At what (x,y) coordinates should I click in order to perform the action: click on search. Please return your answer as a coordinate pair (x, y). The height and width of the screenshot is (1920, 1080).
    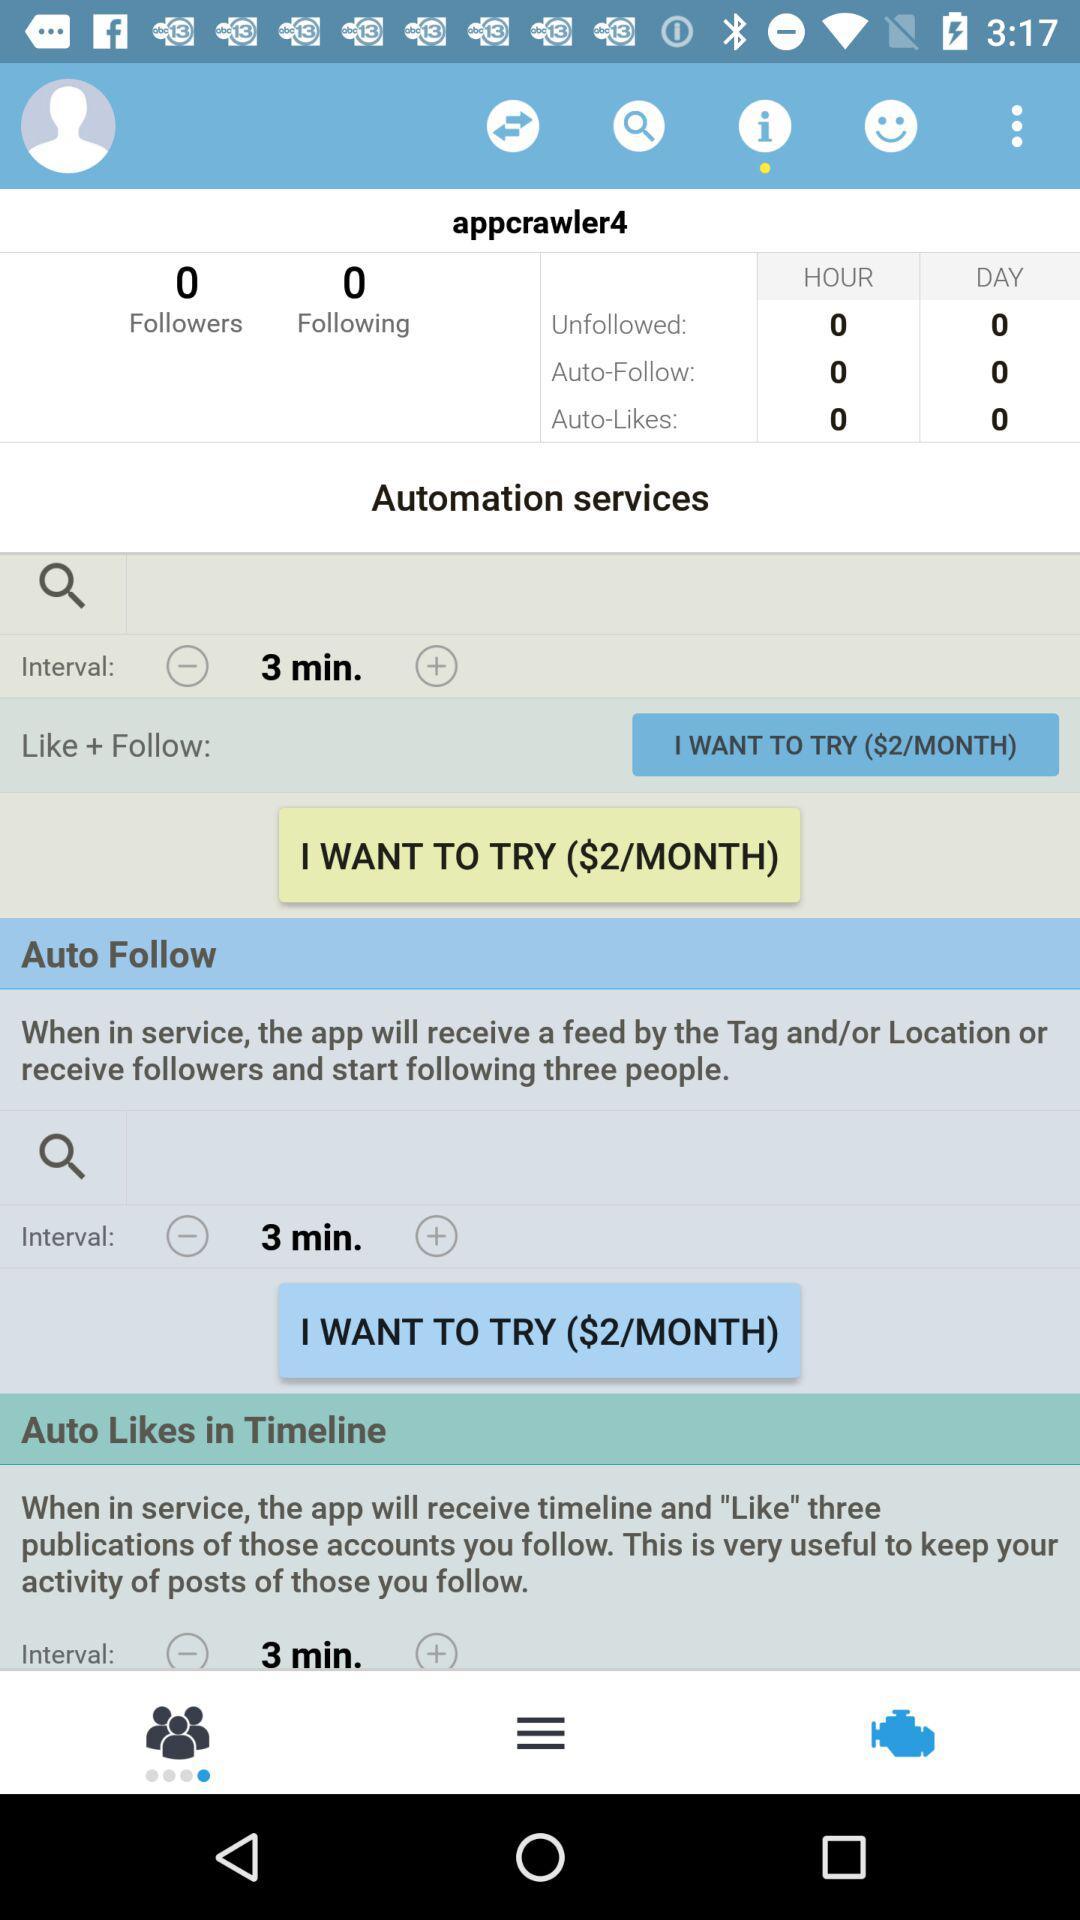
    Looking at the image, I should click on (639, 124).